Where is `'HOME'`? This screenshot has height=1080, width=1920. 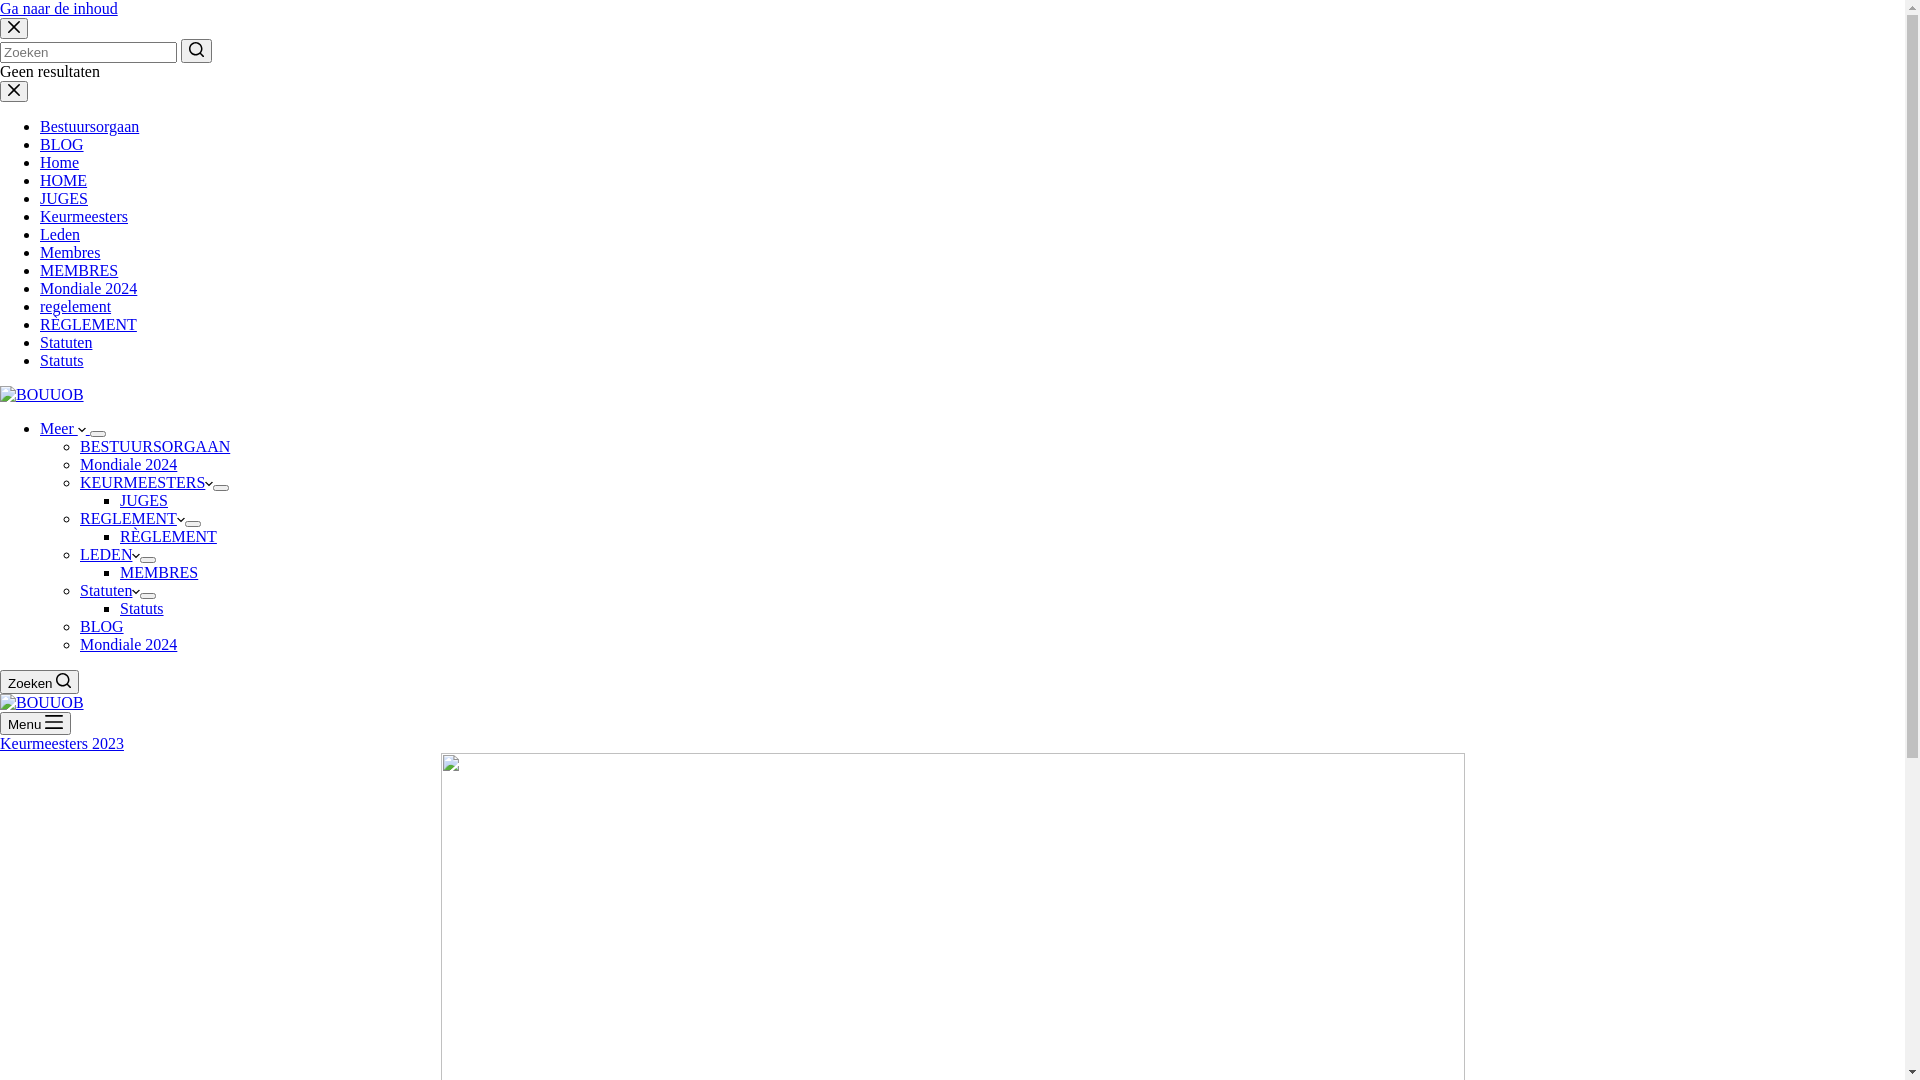 'HOME' is located at coordinates (39, 180).